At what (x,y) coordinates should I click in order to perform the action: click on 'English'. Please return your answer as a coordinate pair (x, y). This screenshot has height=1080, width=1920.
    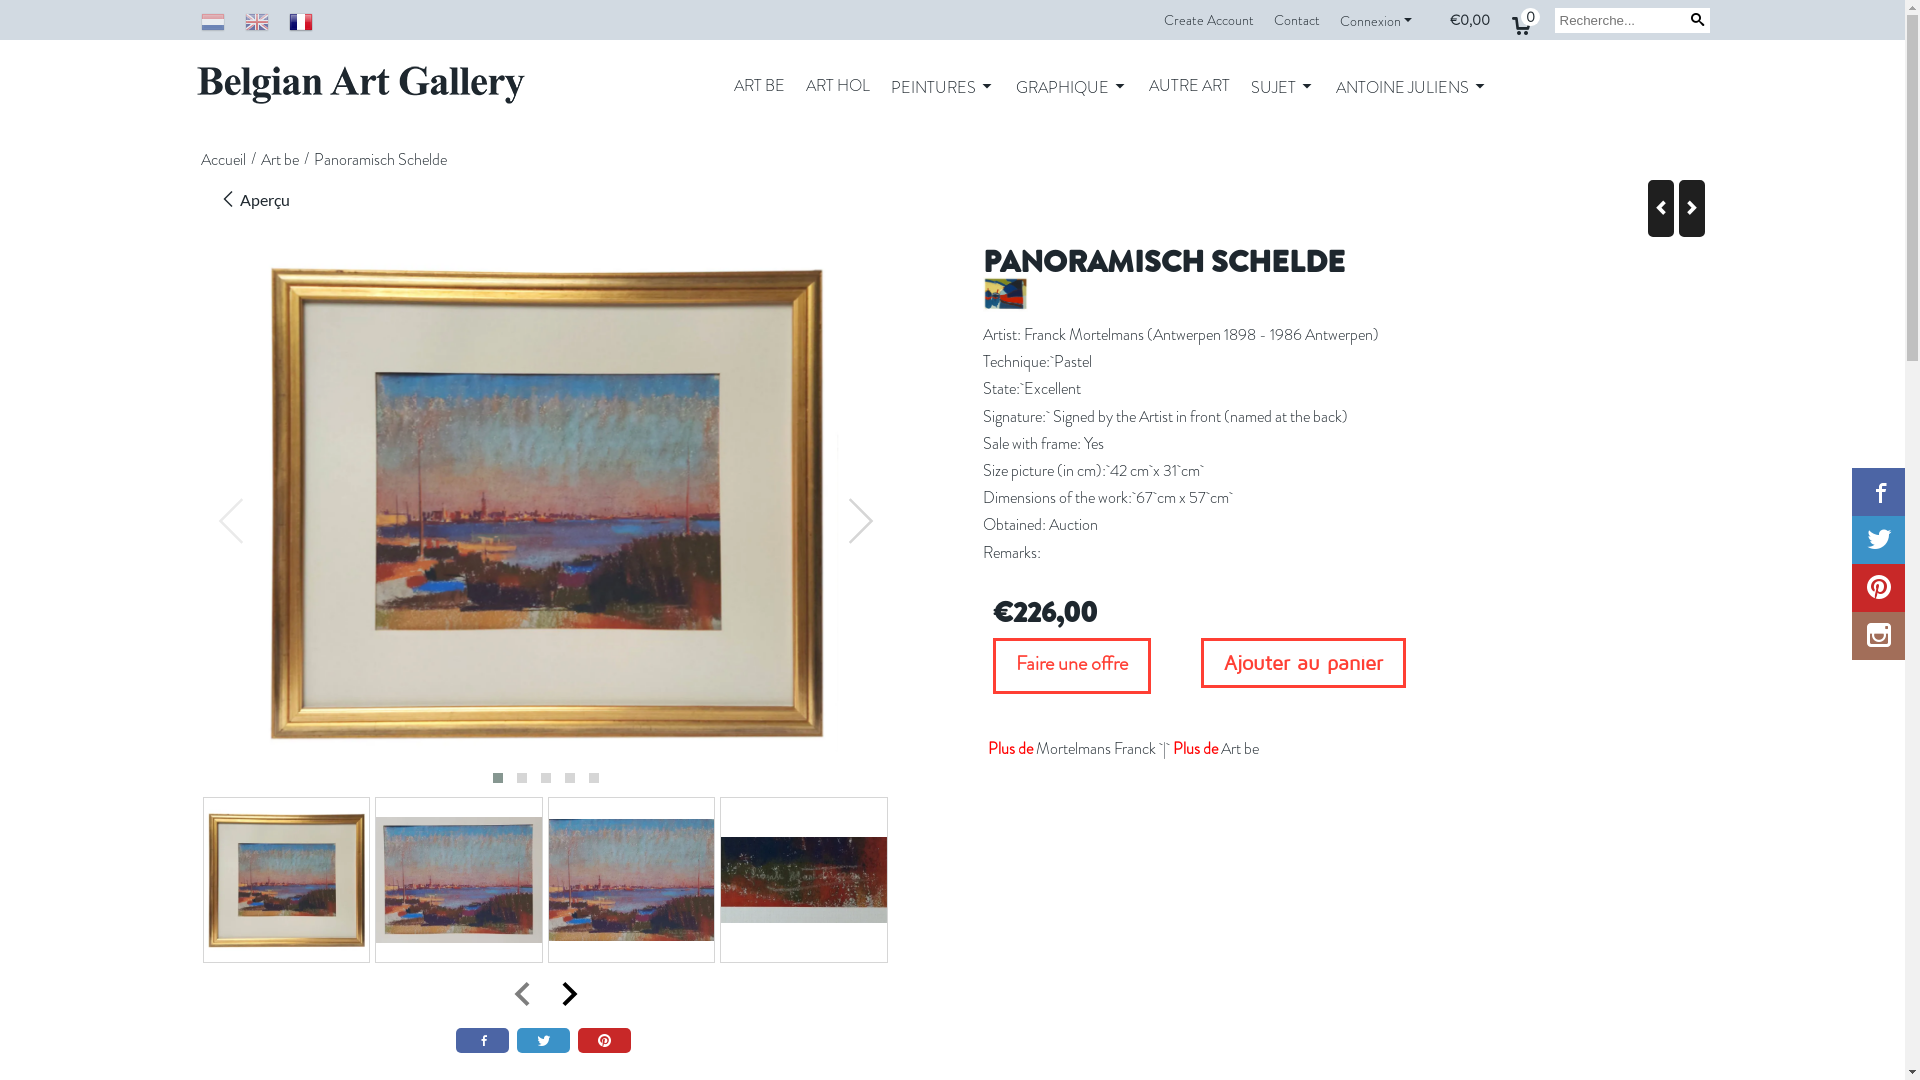
    Looking at the image, I should click on (254, 19).